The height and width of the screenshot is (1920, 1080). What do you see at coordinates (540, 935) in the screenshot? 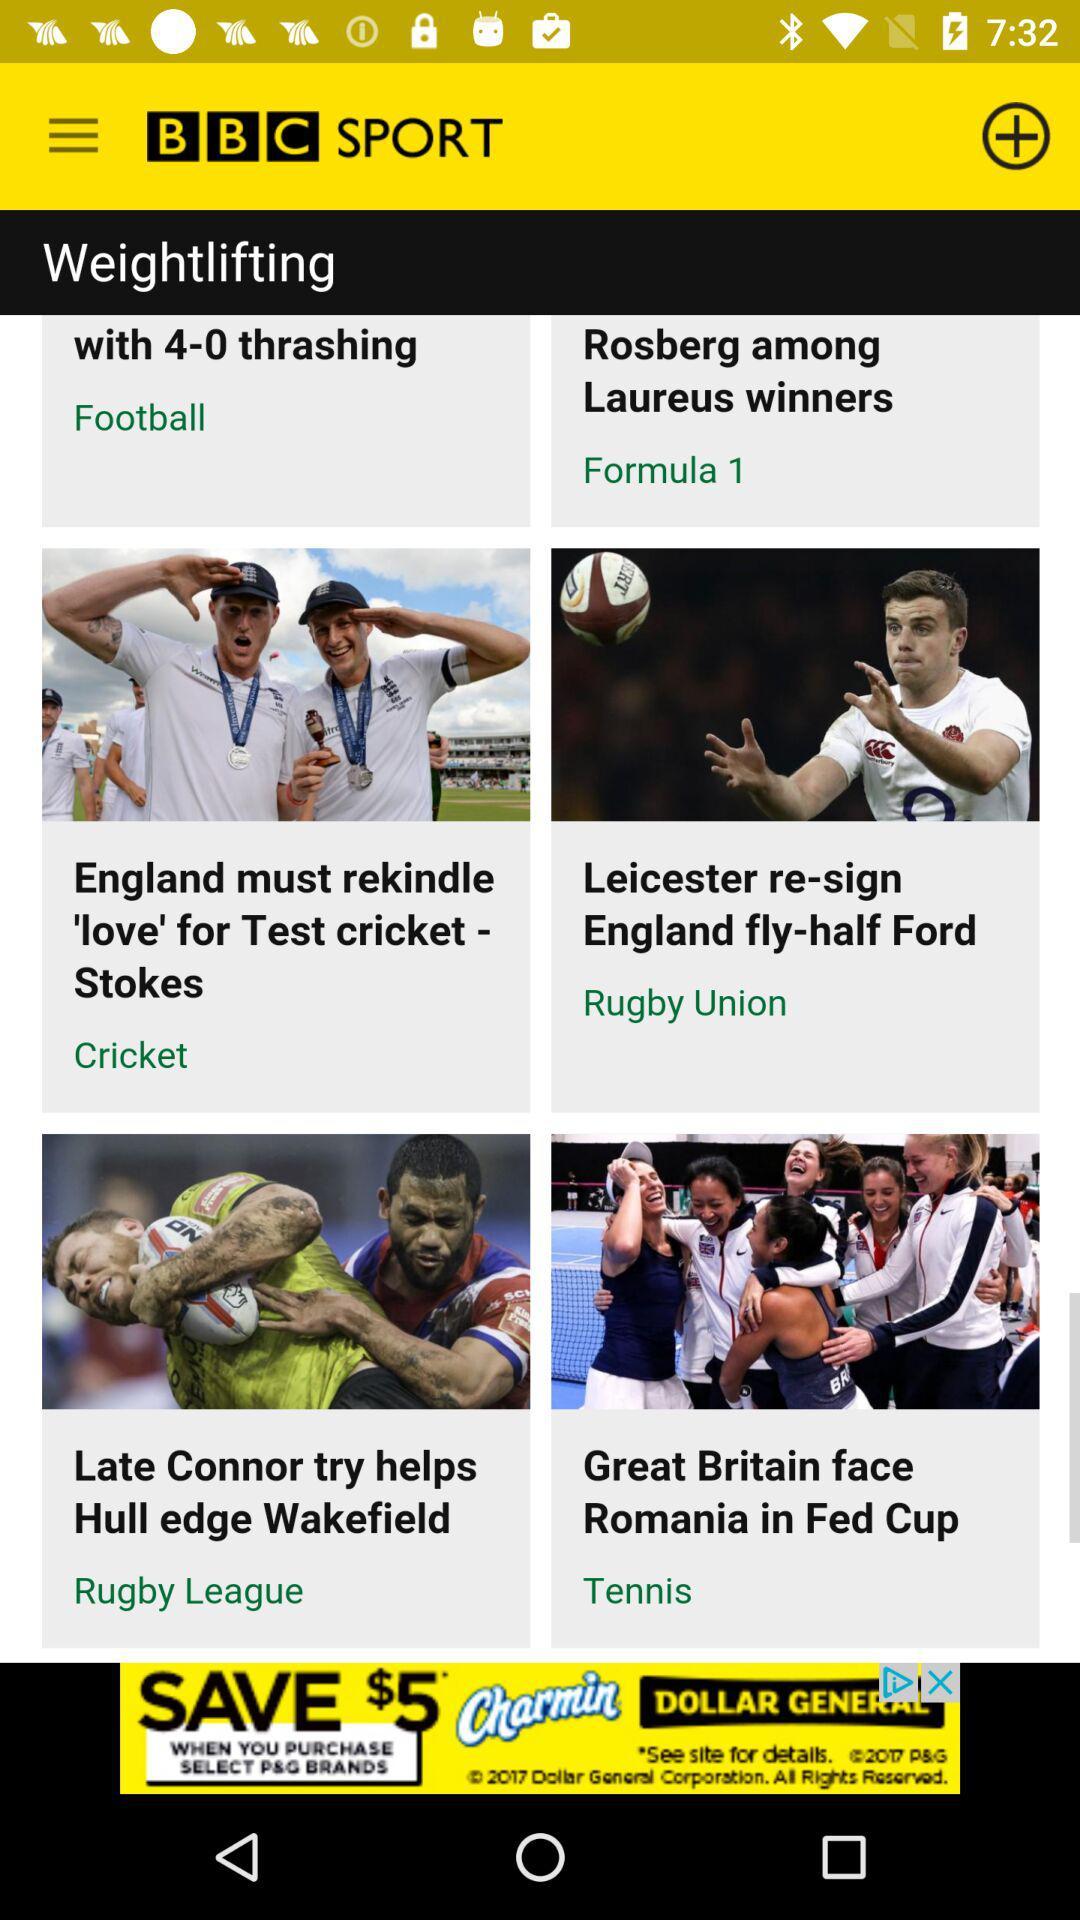
I see `news in sports` at bounding box center [540, 935].